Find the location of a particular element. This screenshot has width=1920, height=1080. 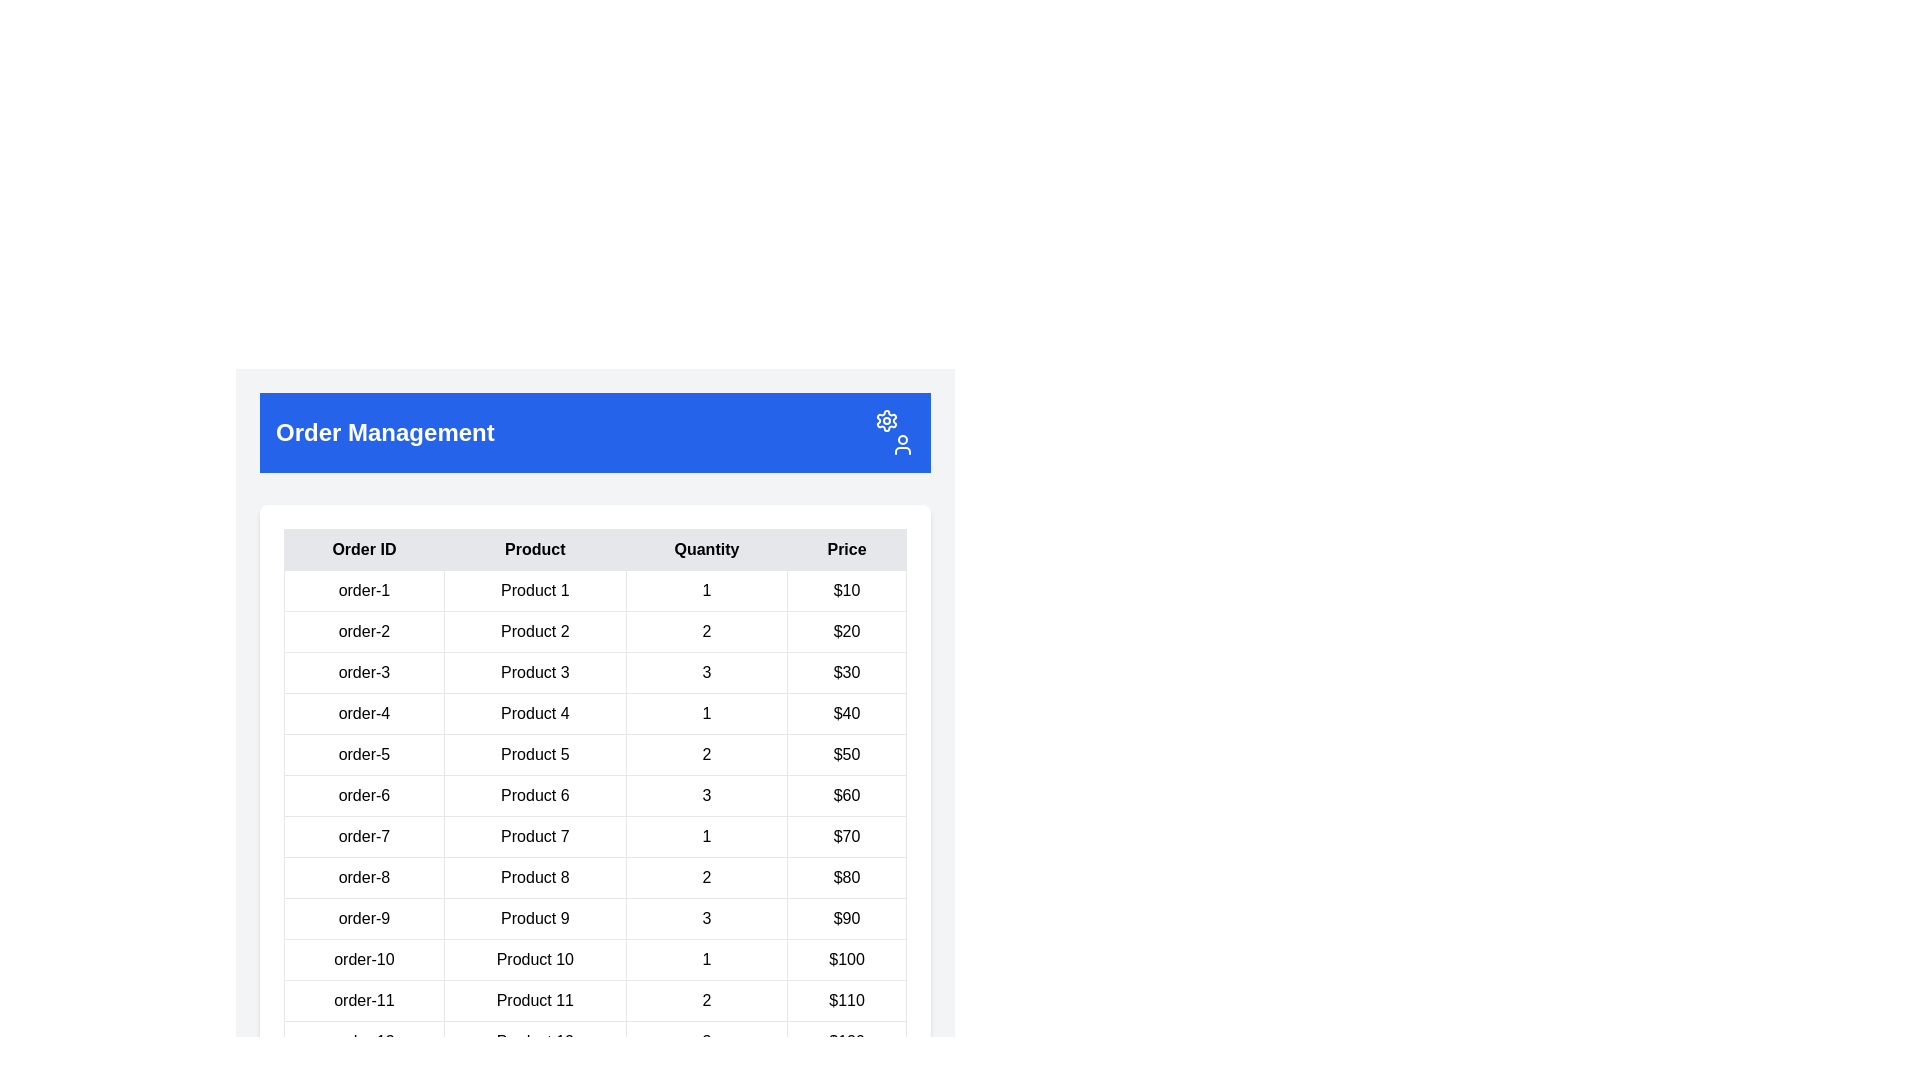

the user profile icon, which is represented by an outline of a person, located at the top-right corner of the blue header, adjacent to the settings icon is located at coordinates (901, 443).